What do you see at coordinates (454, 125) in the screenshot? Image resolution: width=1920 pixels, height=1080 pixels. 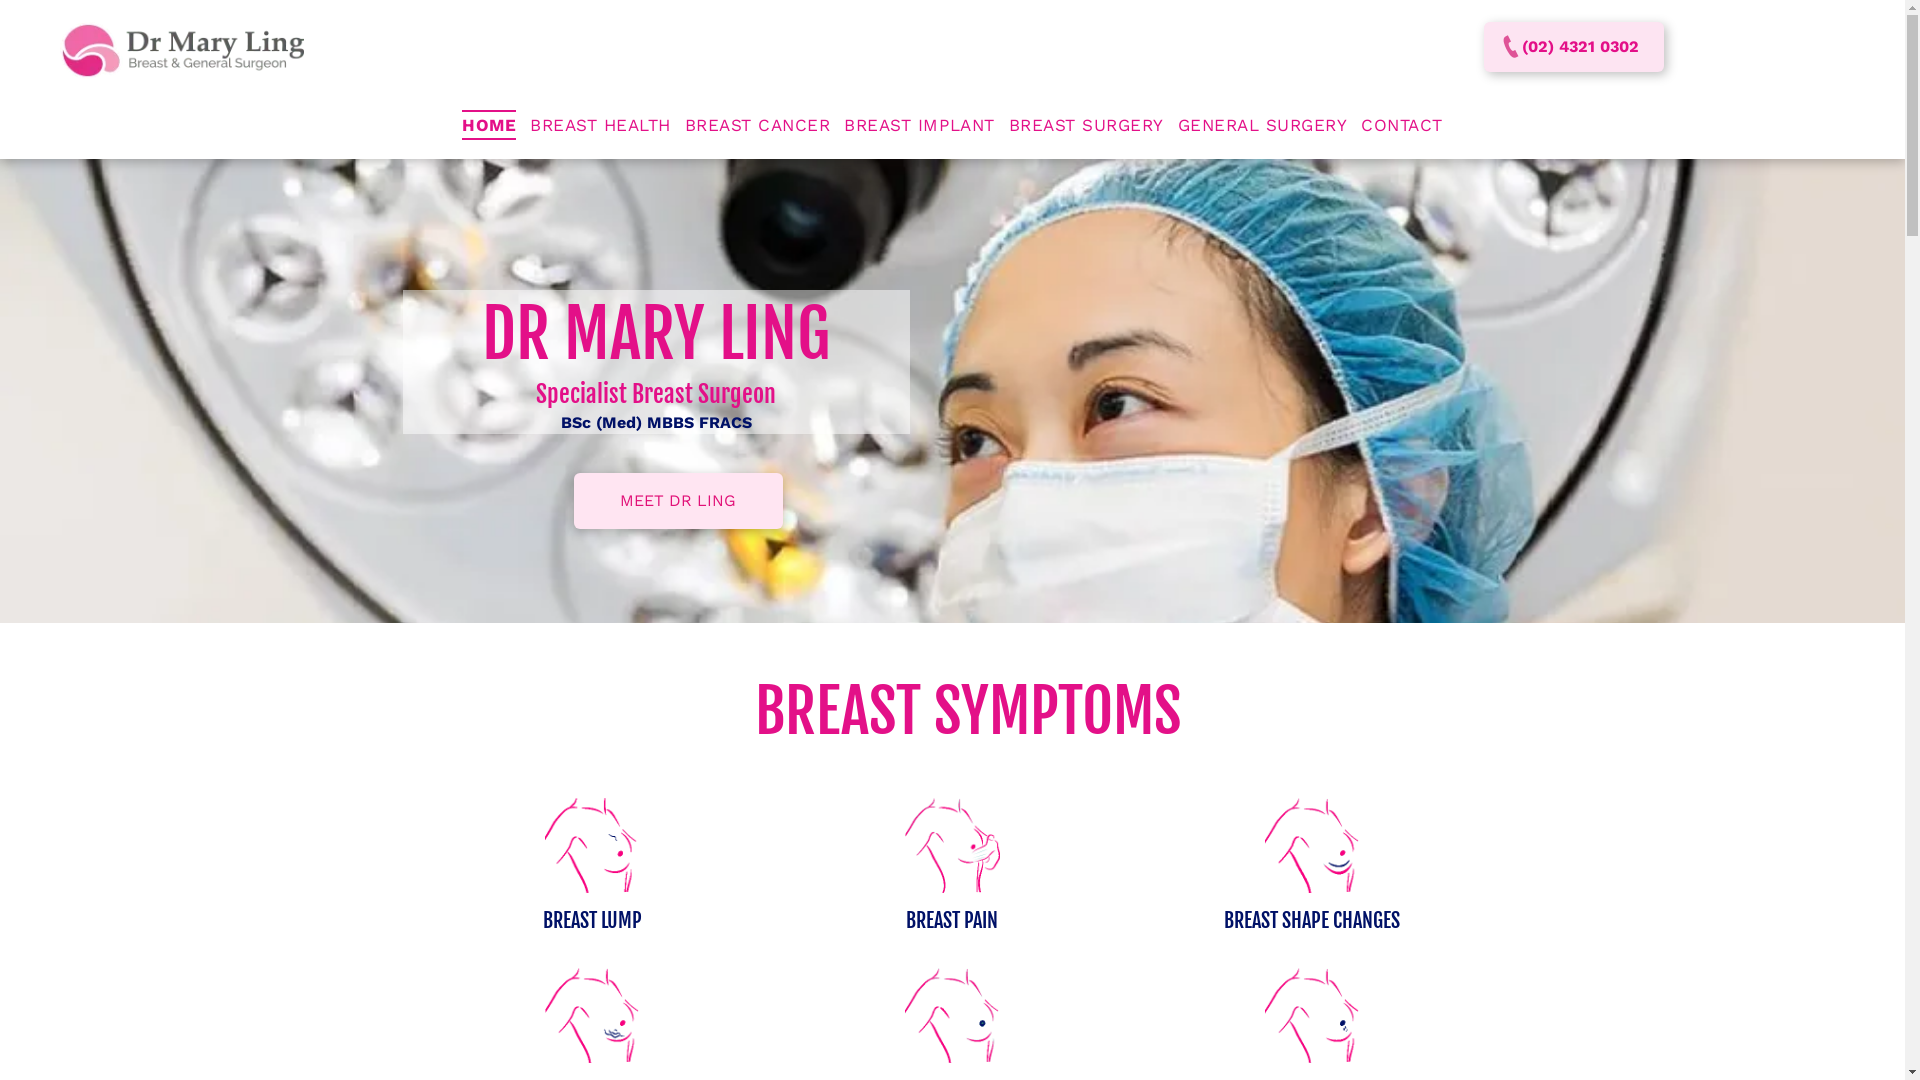 I see `'HOME'` at bounding box center [454, 125].